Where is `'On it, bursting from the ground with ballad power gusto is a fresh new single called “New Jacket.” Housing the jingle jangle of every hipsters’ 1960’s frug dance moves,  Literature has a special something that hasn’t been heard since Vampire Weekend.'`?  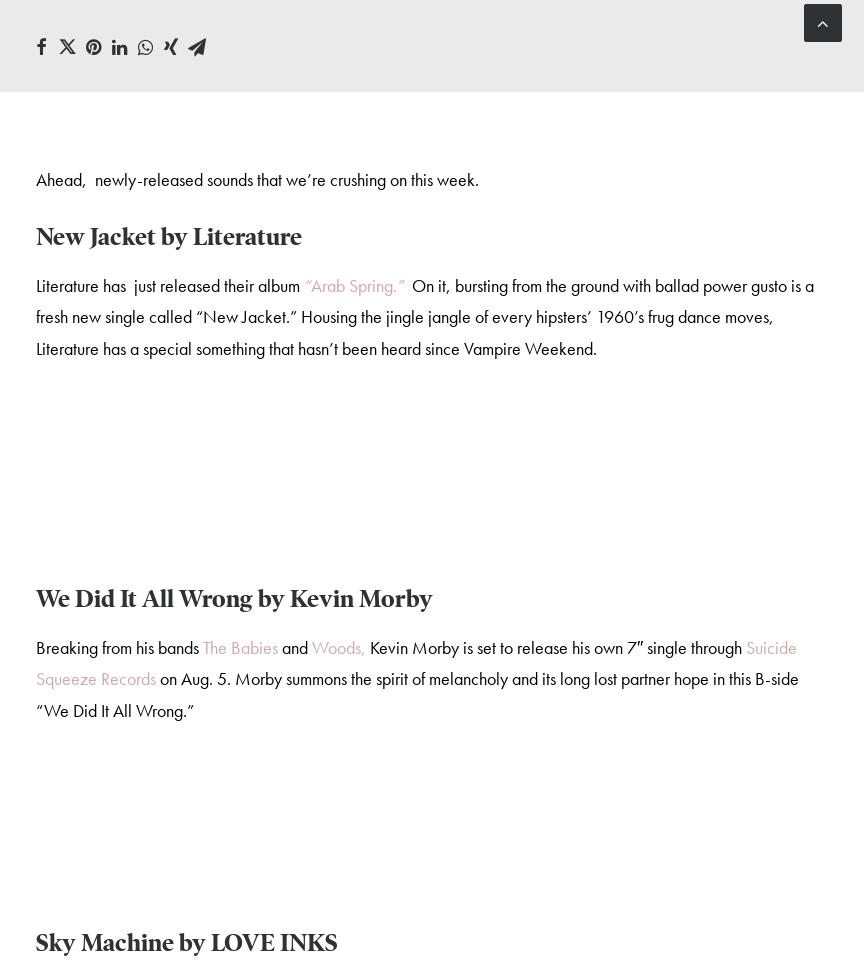
'On it, bursting from the ground with ballad power gusto is a fresh new single called “New Jacket.” Housing the jingle jangle of every hipsters’ 1960’s frug dance moves,  Literature has a special something that hasn’t been heard since Vampire Weekend.' is located at coordinates (424, 319).